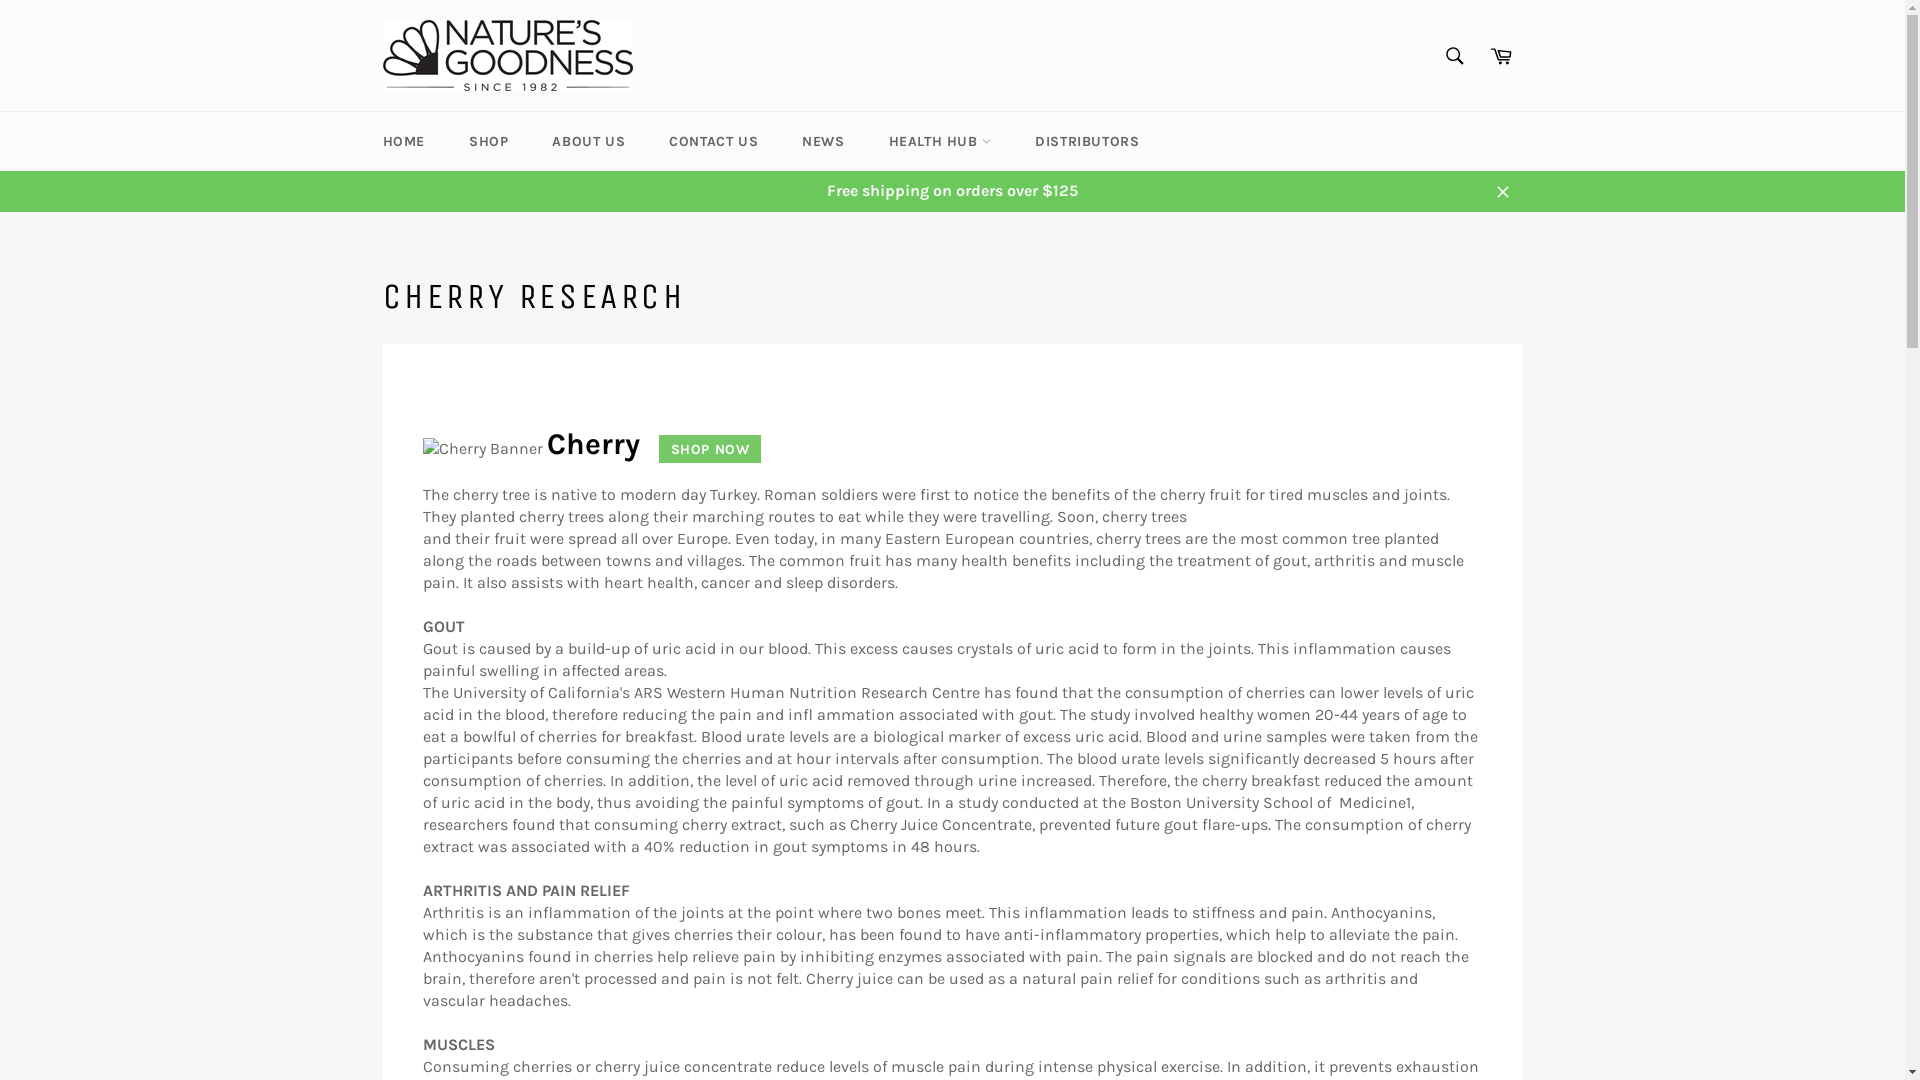 The width and height of the screenshot is (1920, 1080). I want to click on 'NEWS', so click(822, 140).